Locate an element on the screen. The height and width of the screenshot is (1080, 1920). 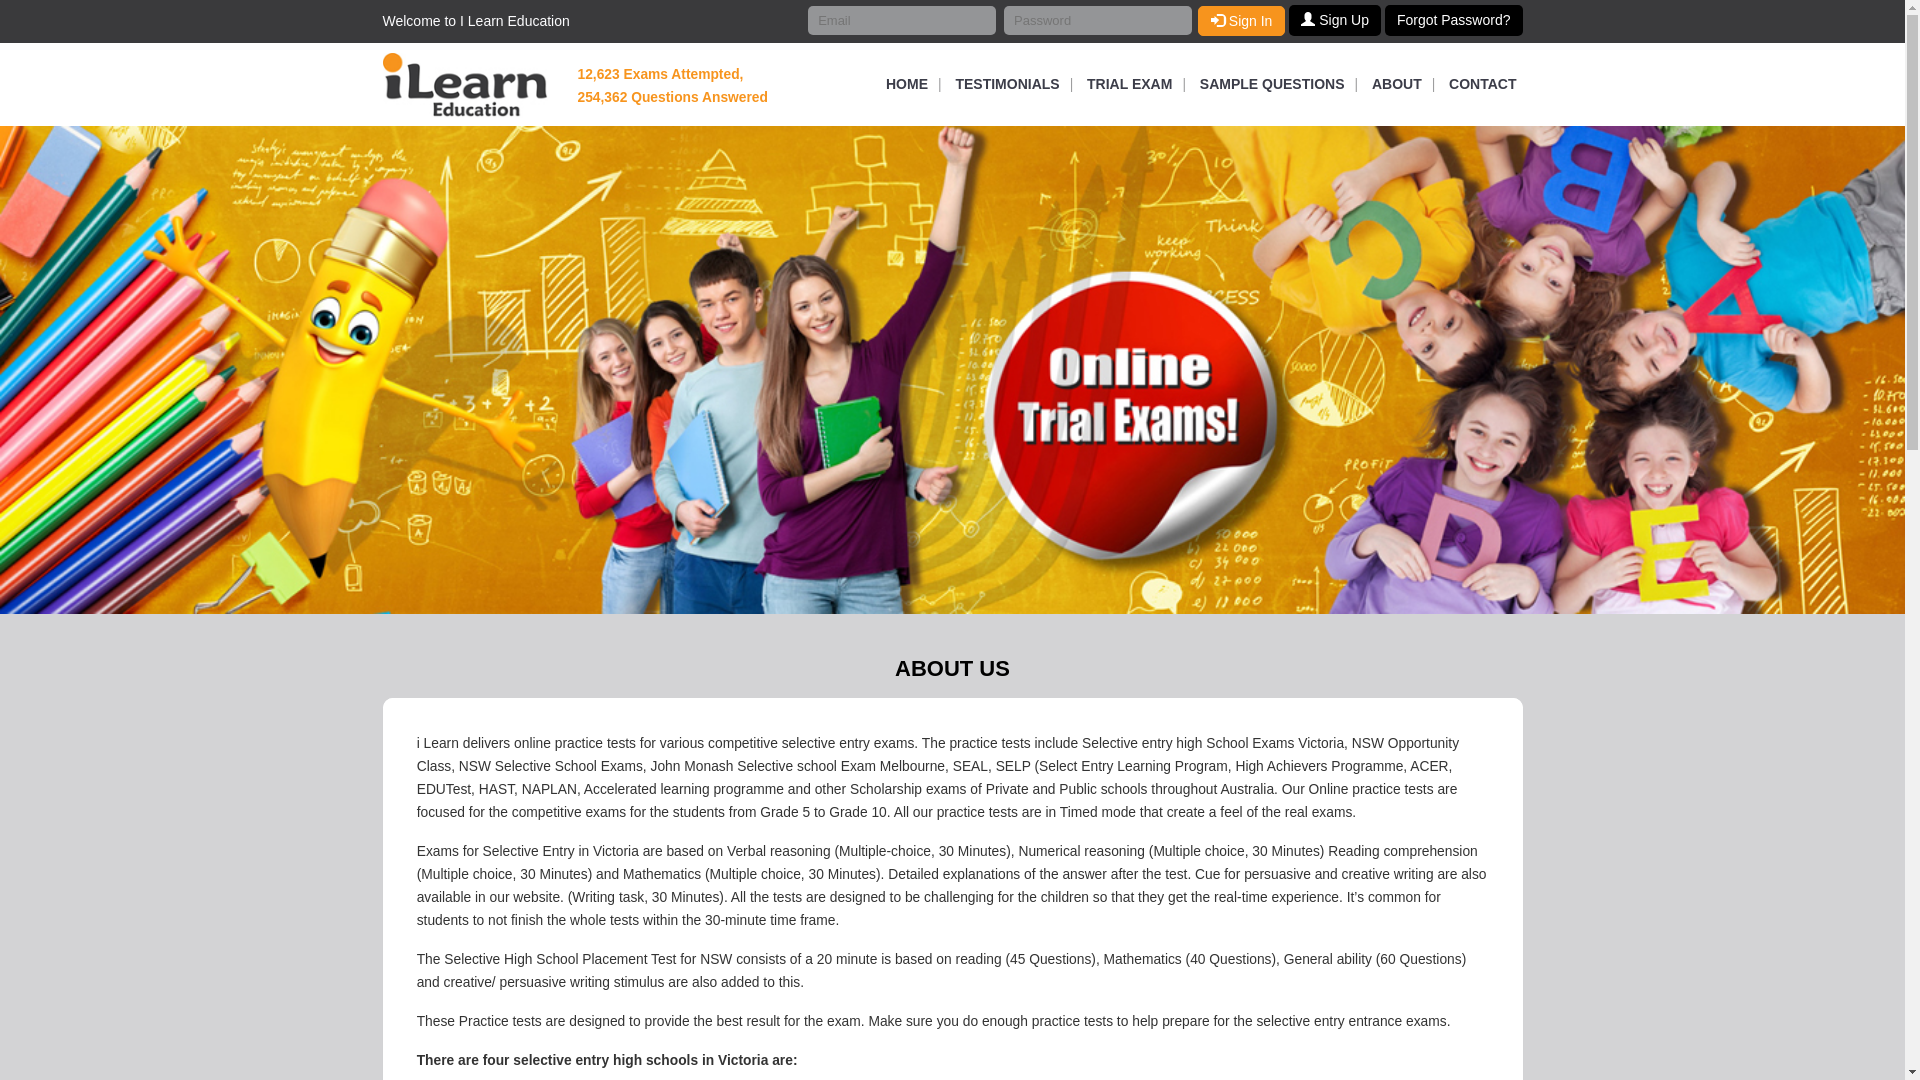
'SAMPLE QUESTIONS' is located at coordinates (1271, 83).